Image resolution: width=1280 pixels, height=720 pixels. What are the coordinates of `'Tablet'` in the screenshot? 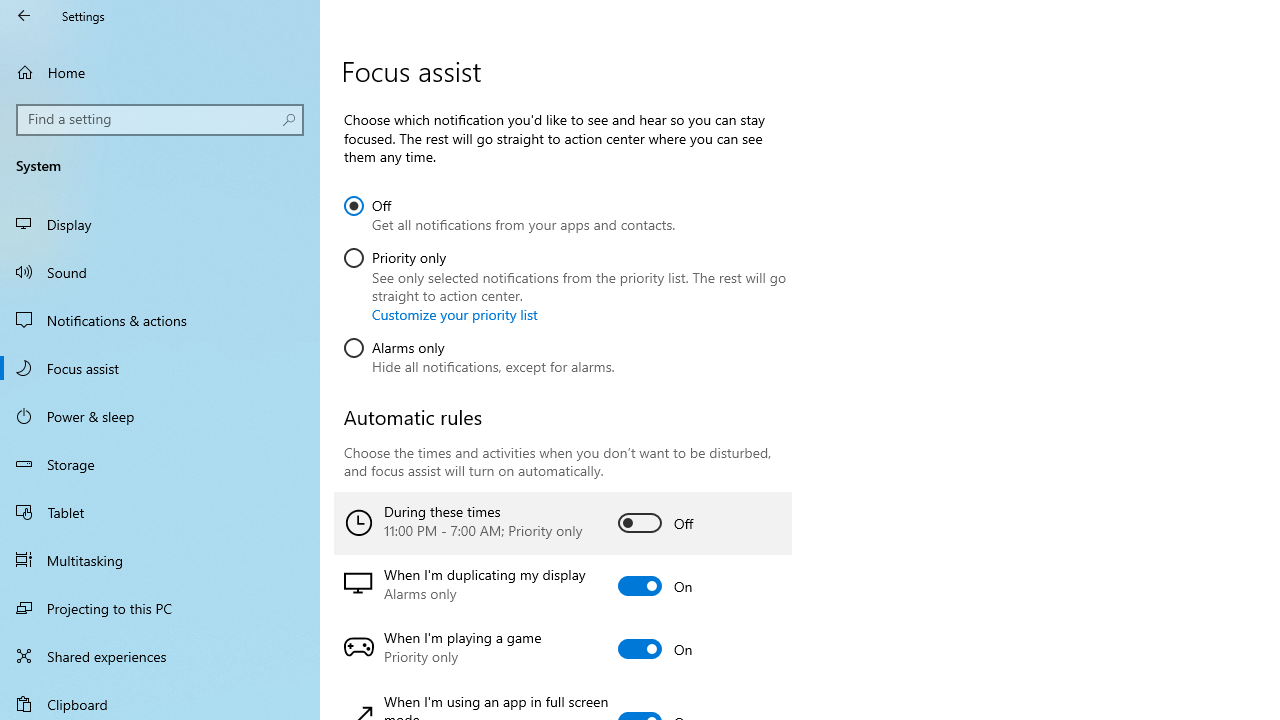 It's located at (160, 510).